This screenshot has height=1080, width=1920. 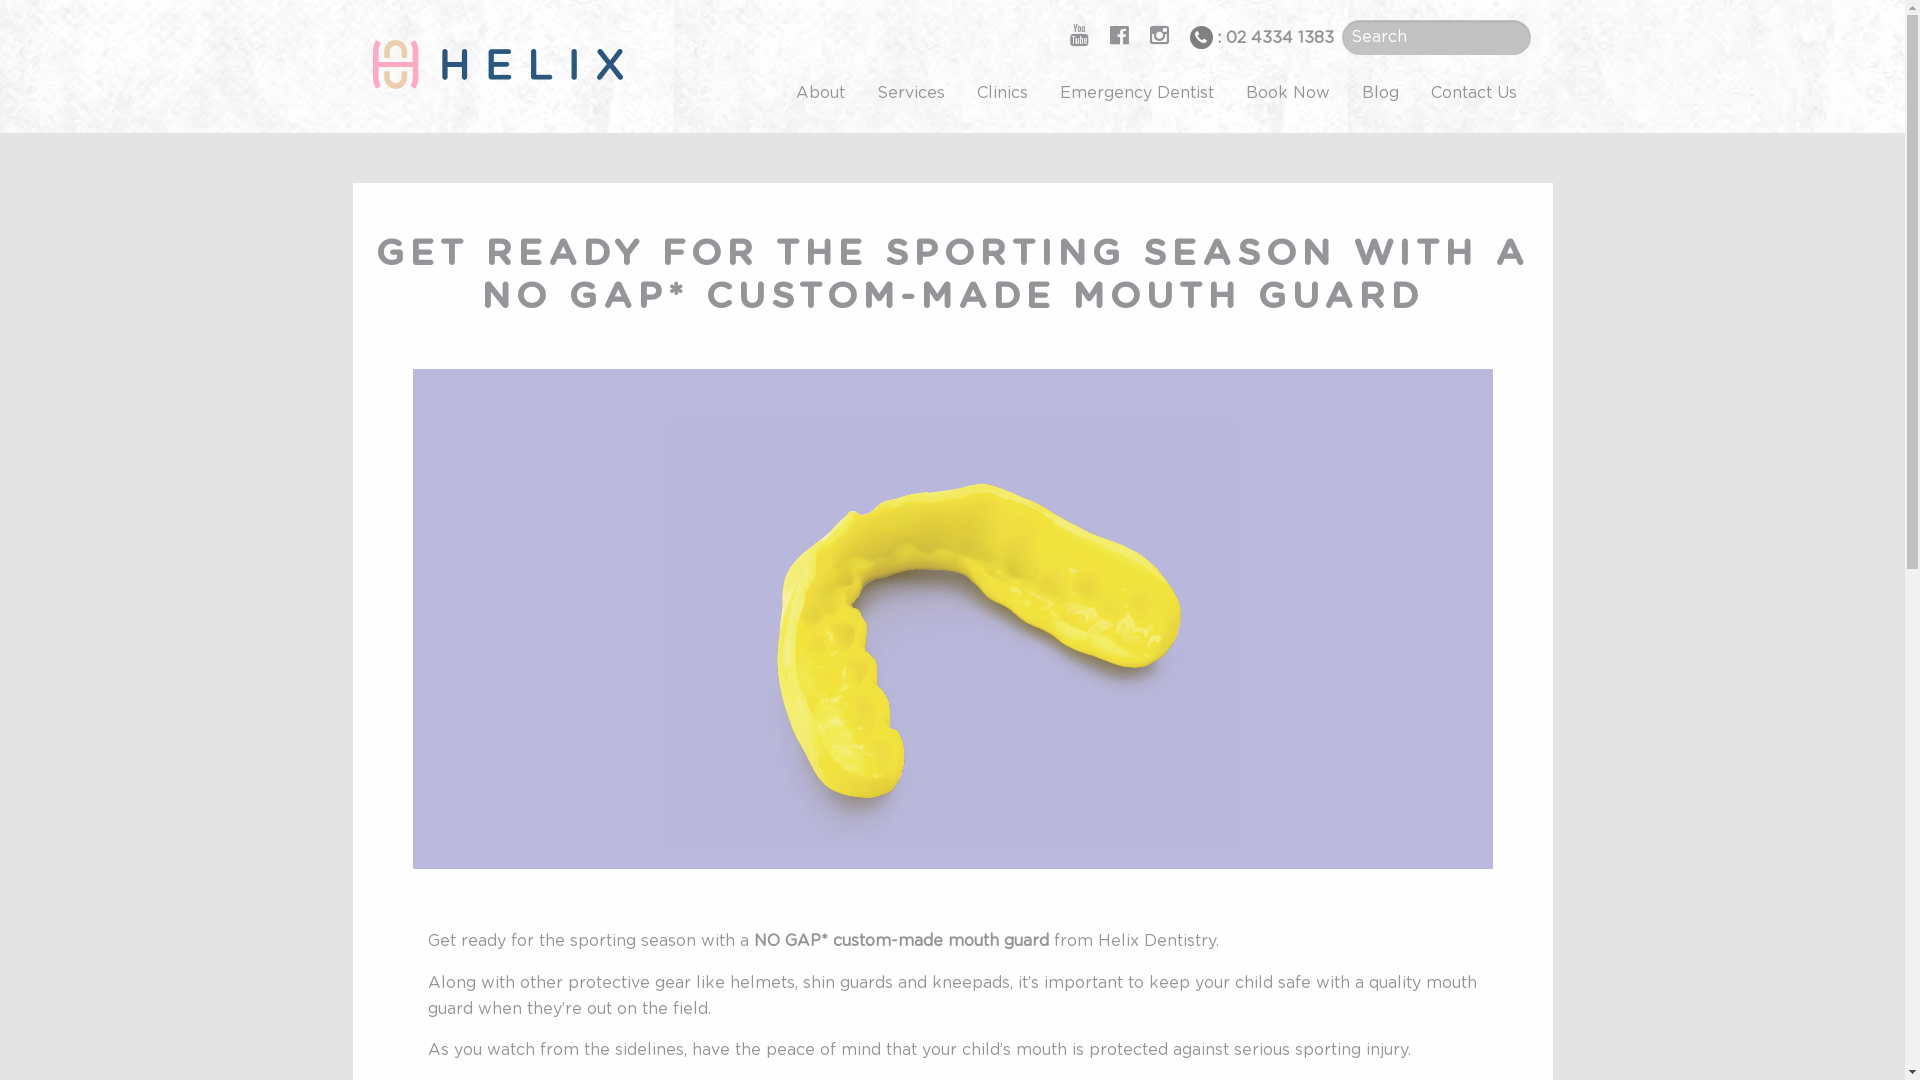 I want to click on 'Services', so click(x=909, y=92).